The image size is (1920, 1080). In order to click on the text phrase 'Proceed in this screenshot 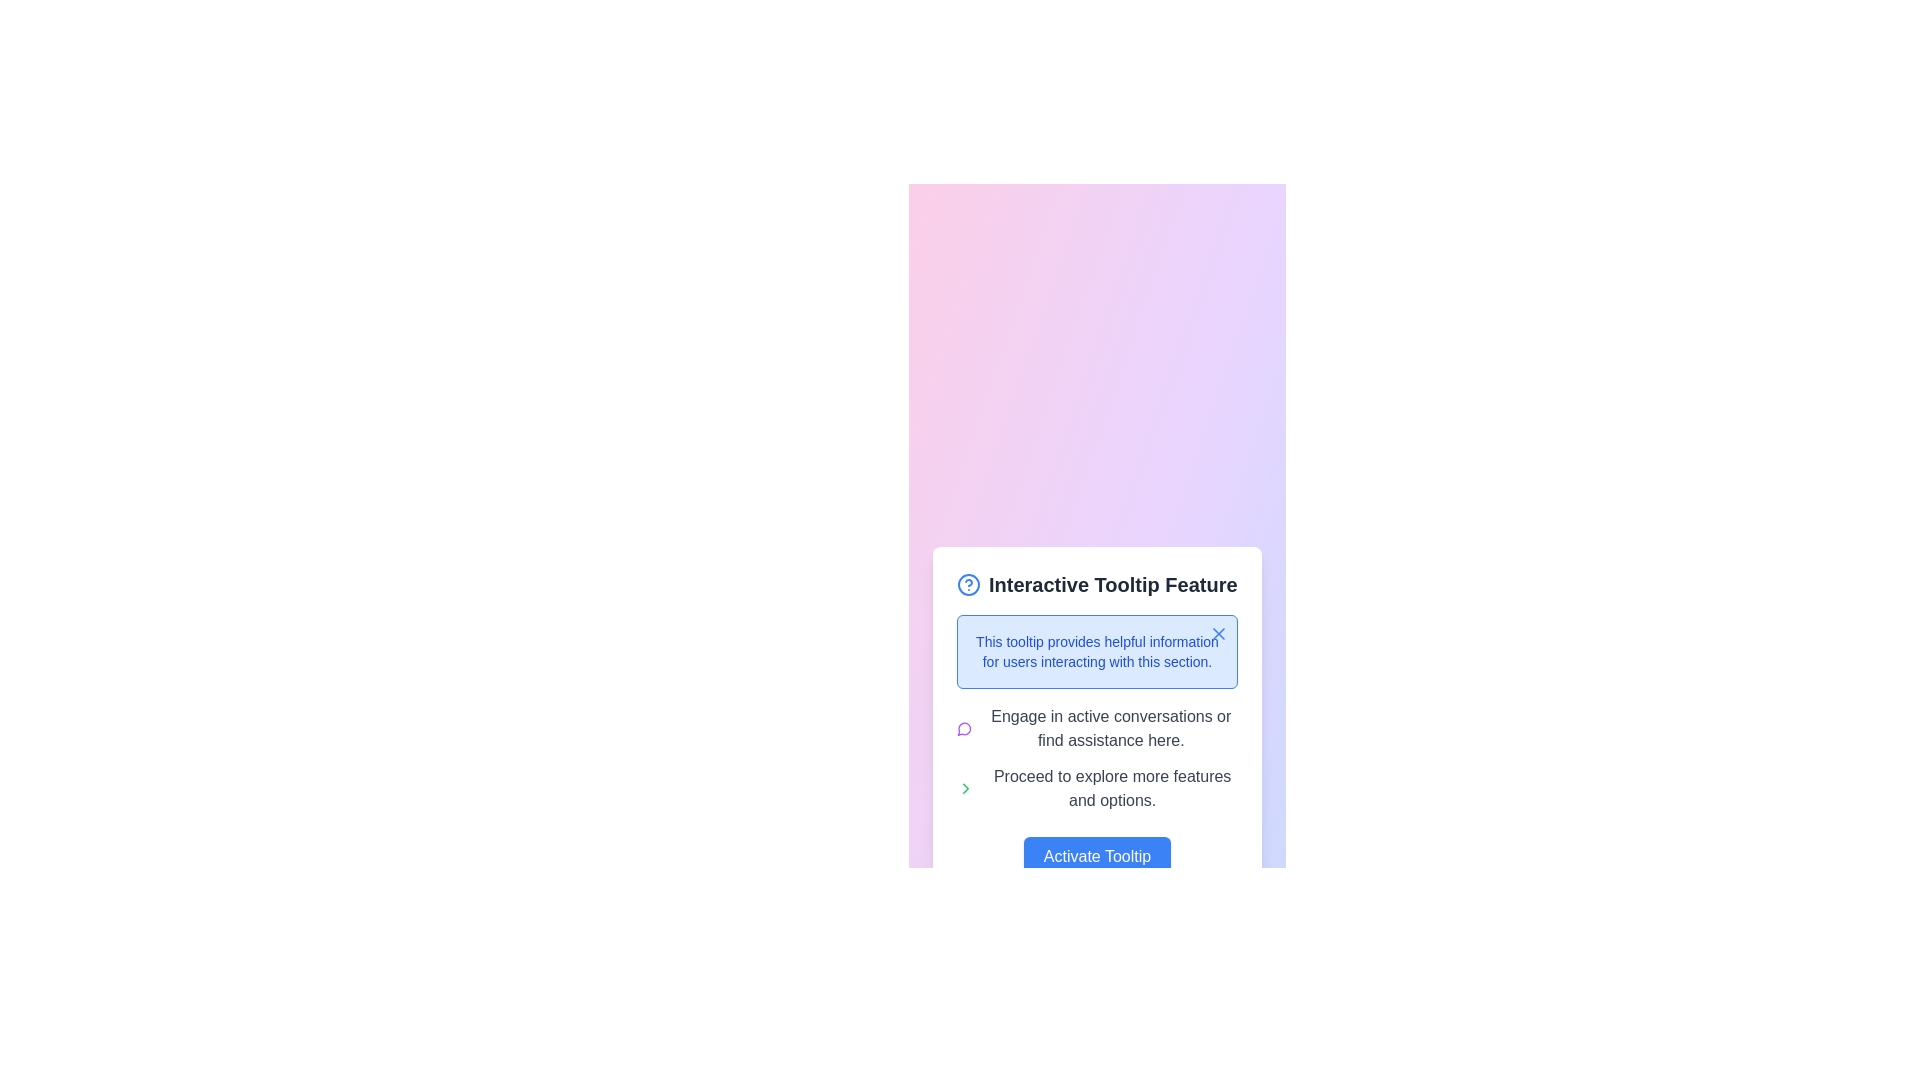, I will do `click(1096, 788)`.